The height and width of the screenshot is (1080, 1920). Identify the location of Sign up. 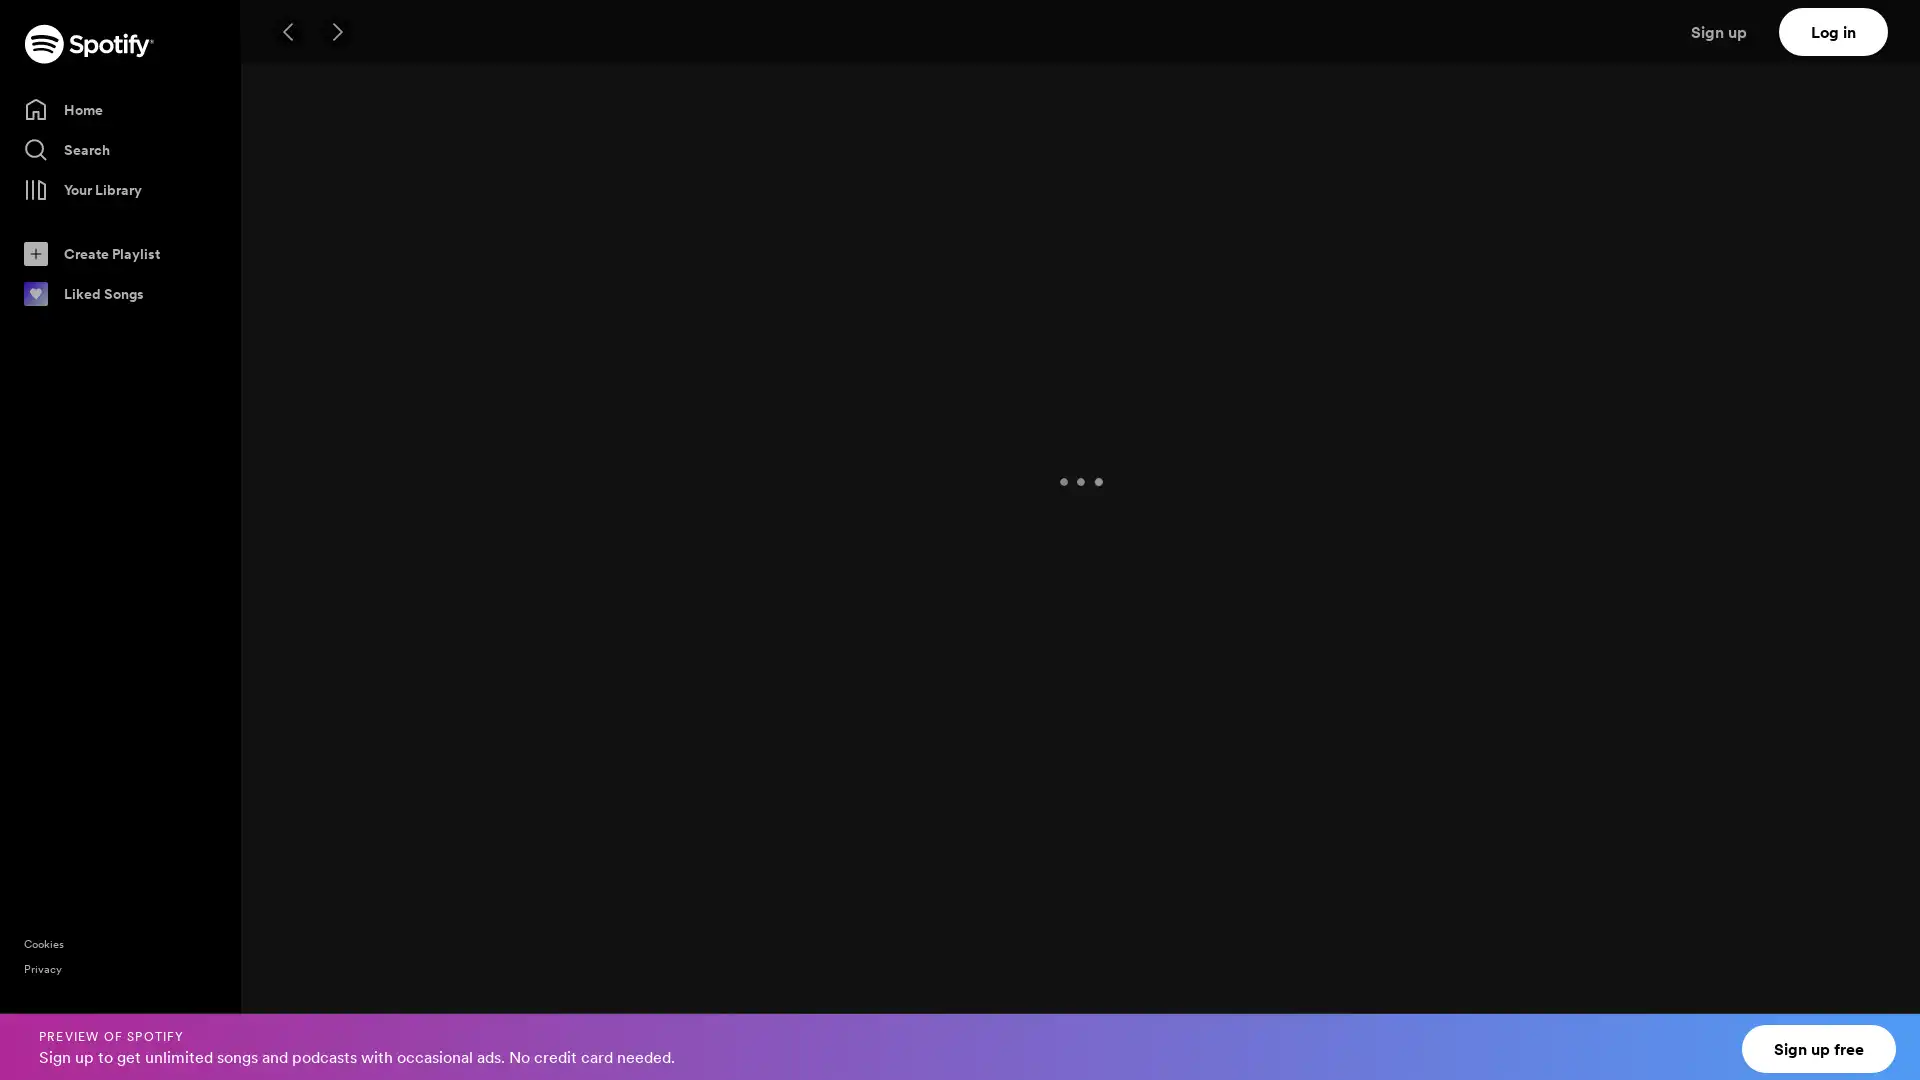
(1730, 31).